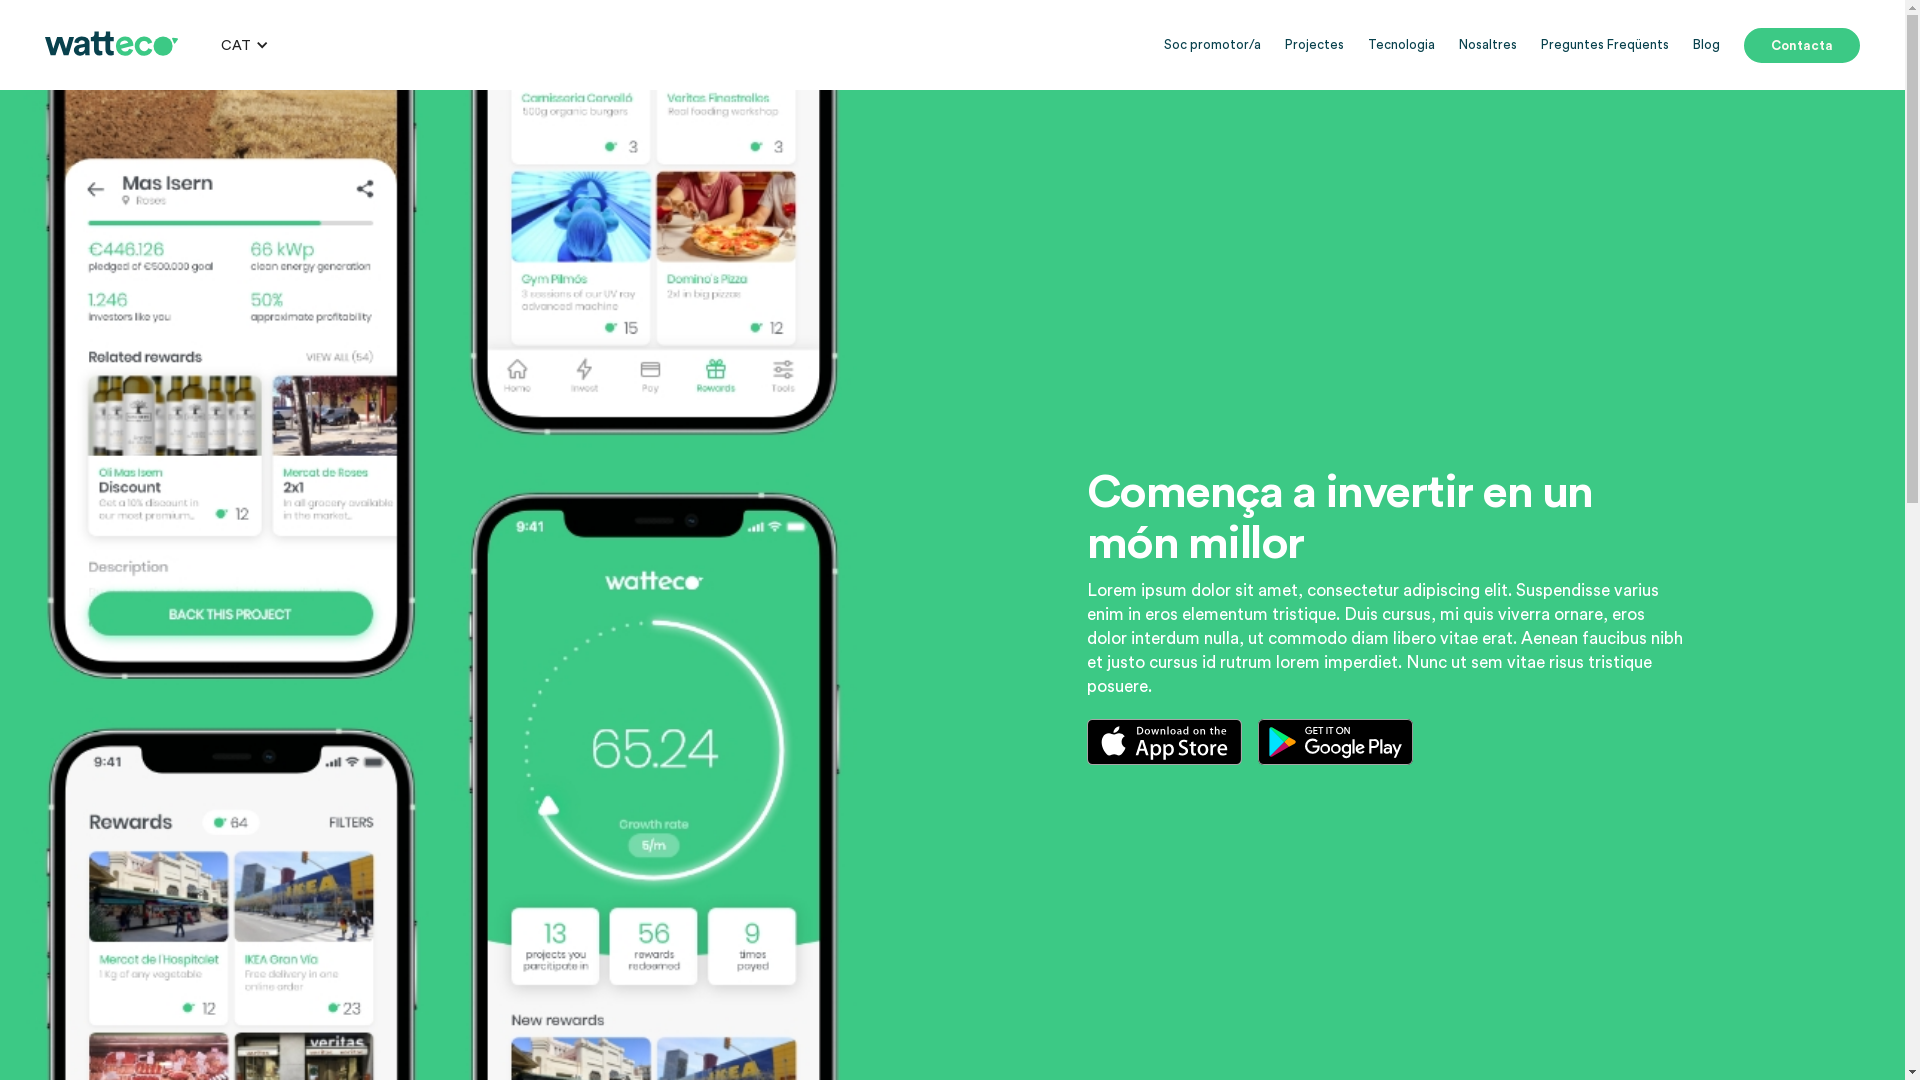  I want to click on 'Projectes', so click(1314, 45).